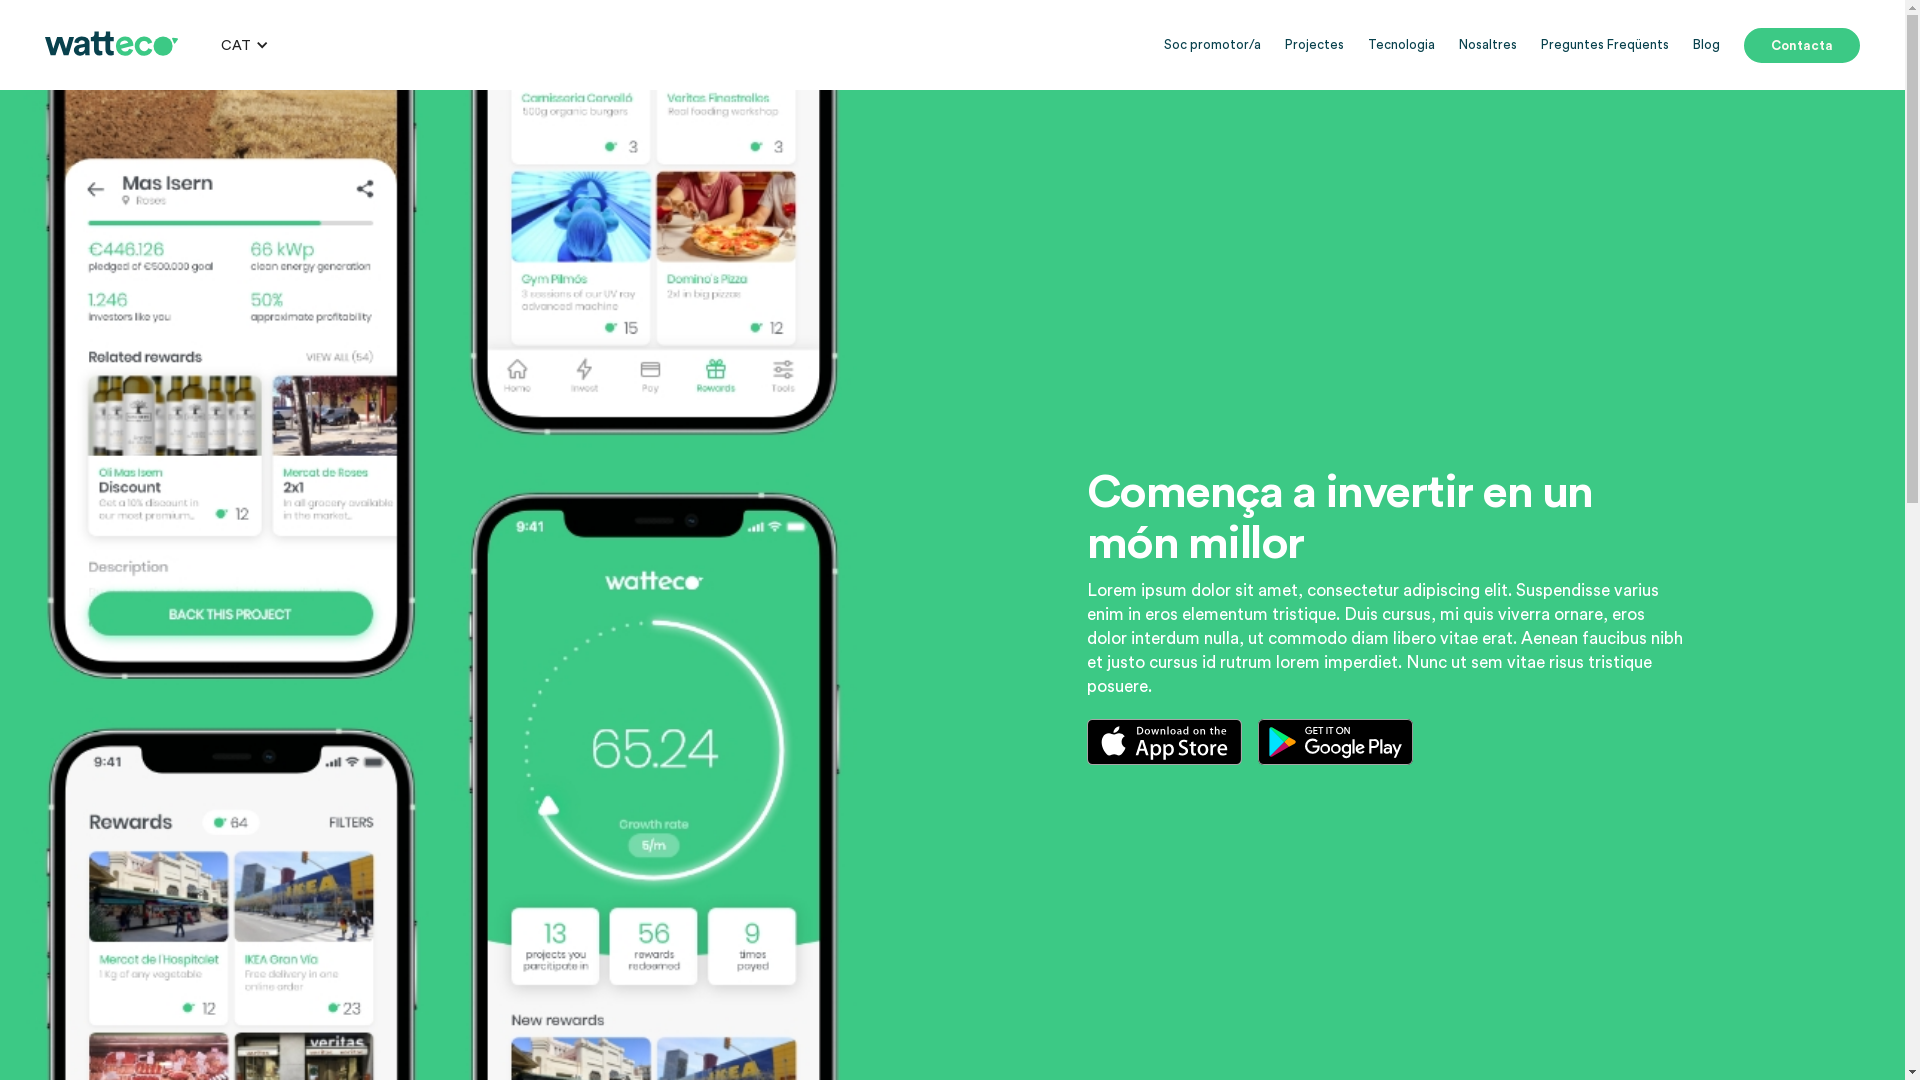  I want to click on 'Projectes', so click(1314, 45).